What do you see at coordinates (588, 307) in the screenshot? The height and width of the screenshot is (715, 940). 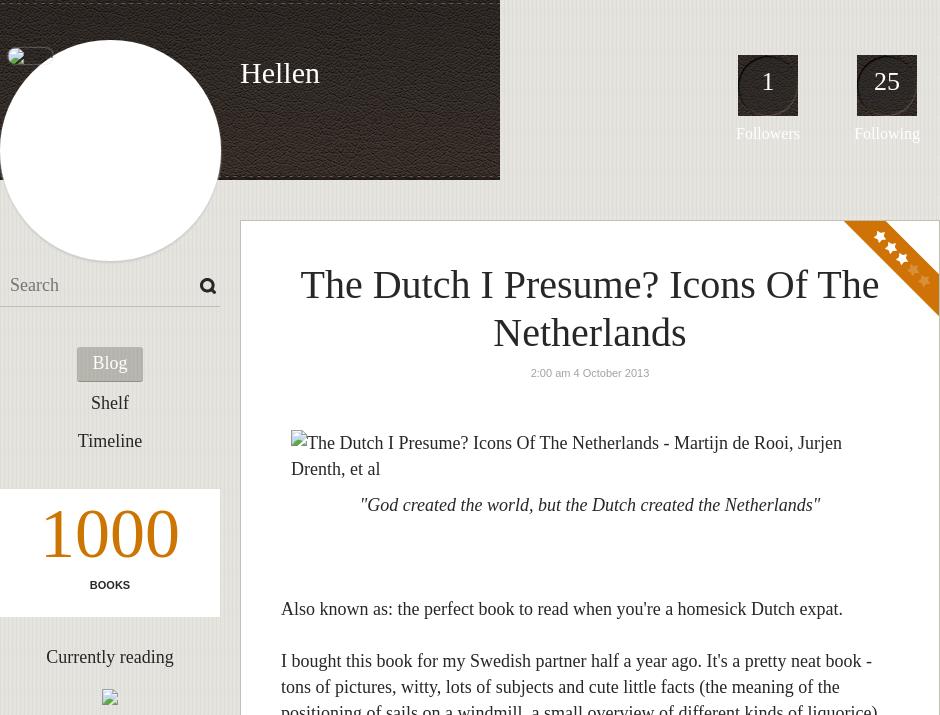 I see `'The Dutch I Presume? Icons Of The Netherlands'` at bounding box center [588, 307].